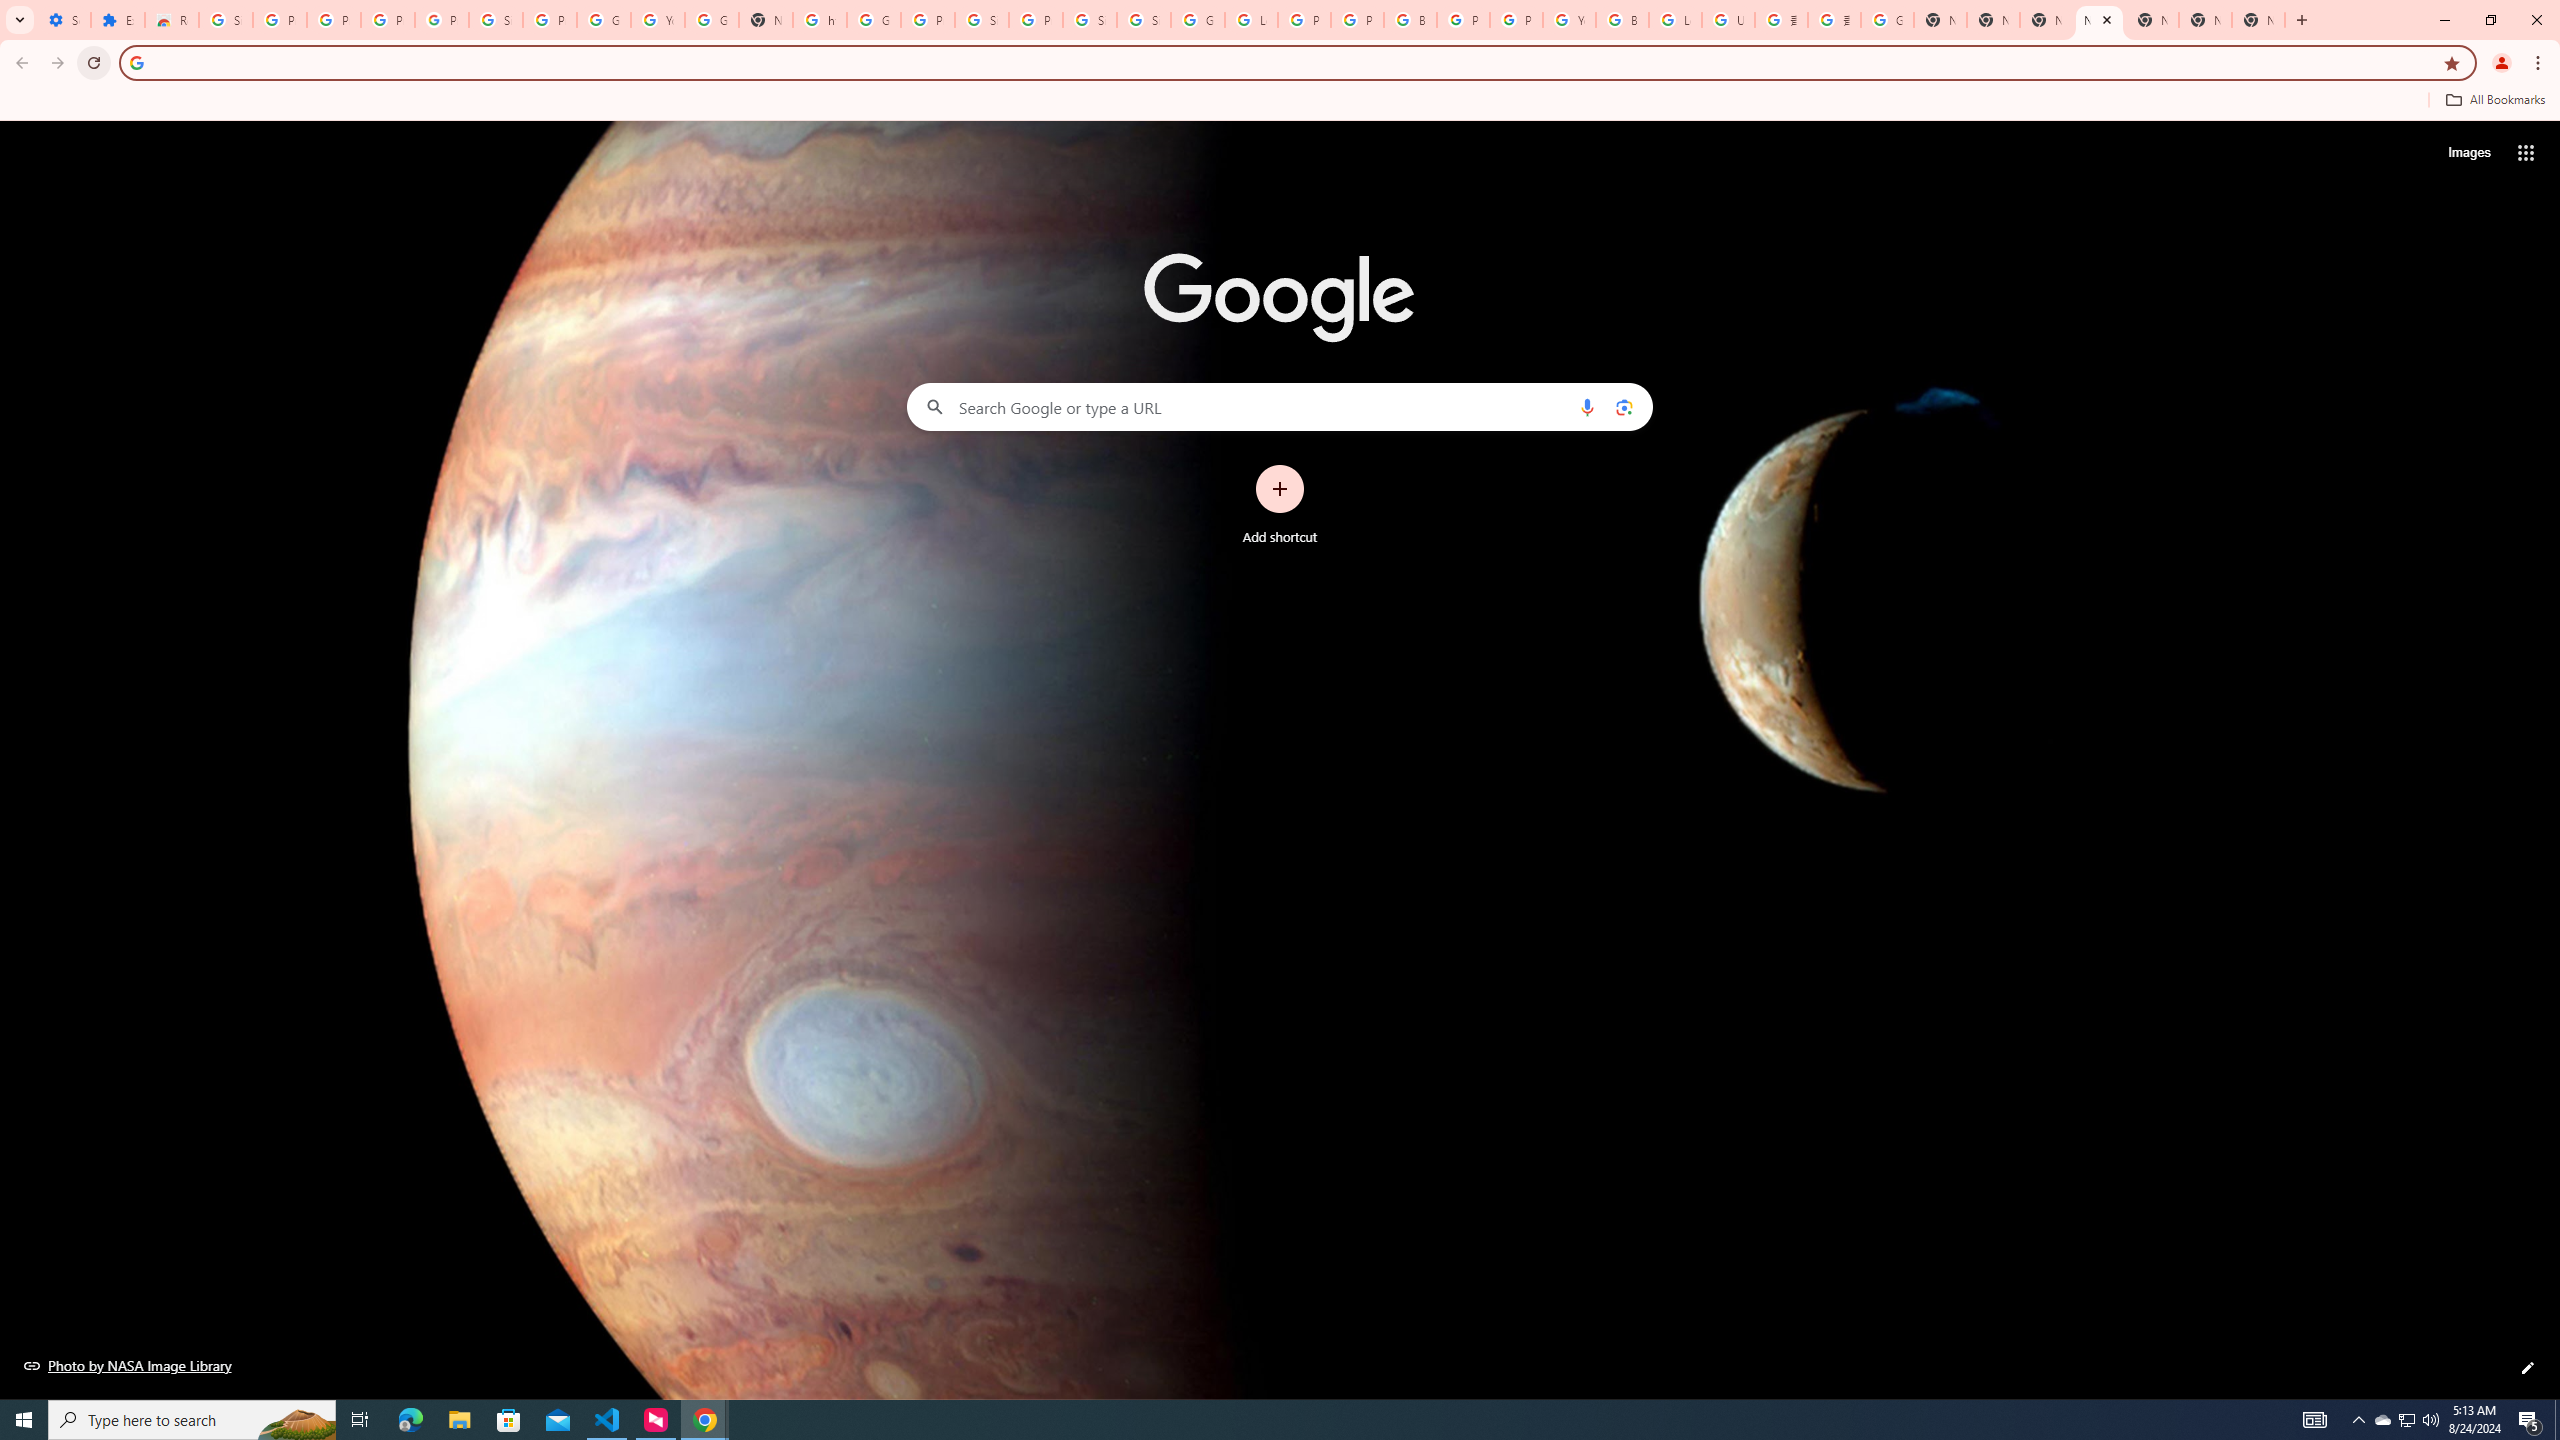 The height and width of the screenshot is (1440, 2560). I want to click on 'Extensions', so click(117, 19).